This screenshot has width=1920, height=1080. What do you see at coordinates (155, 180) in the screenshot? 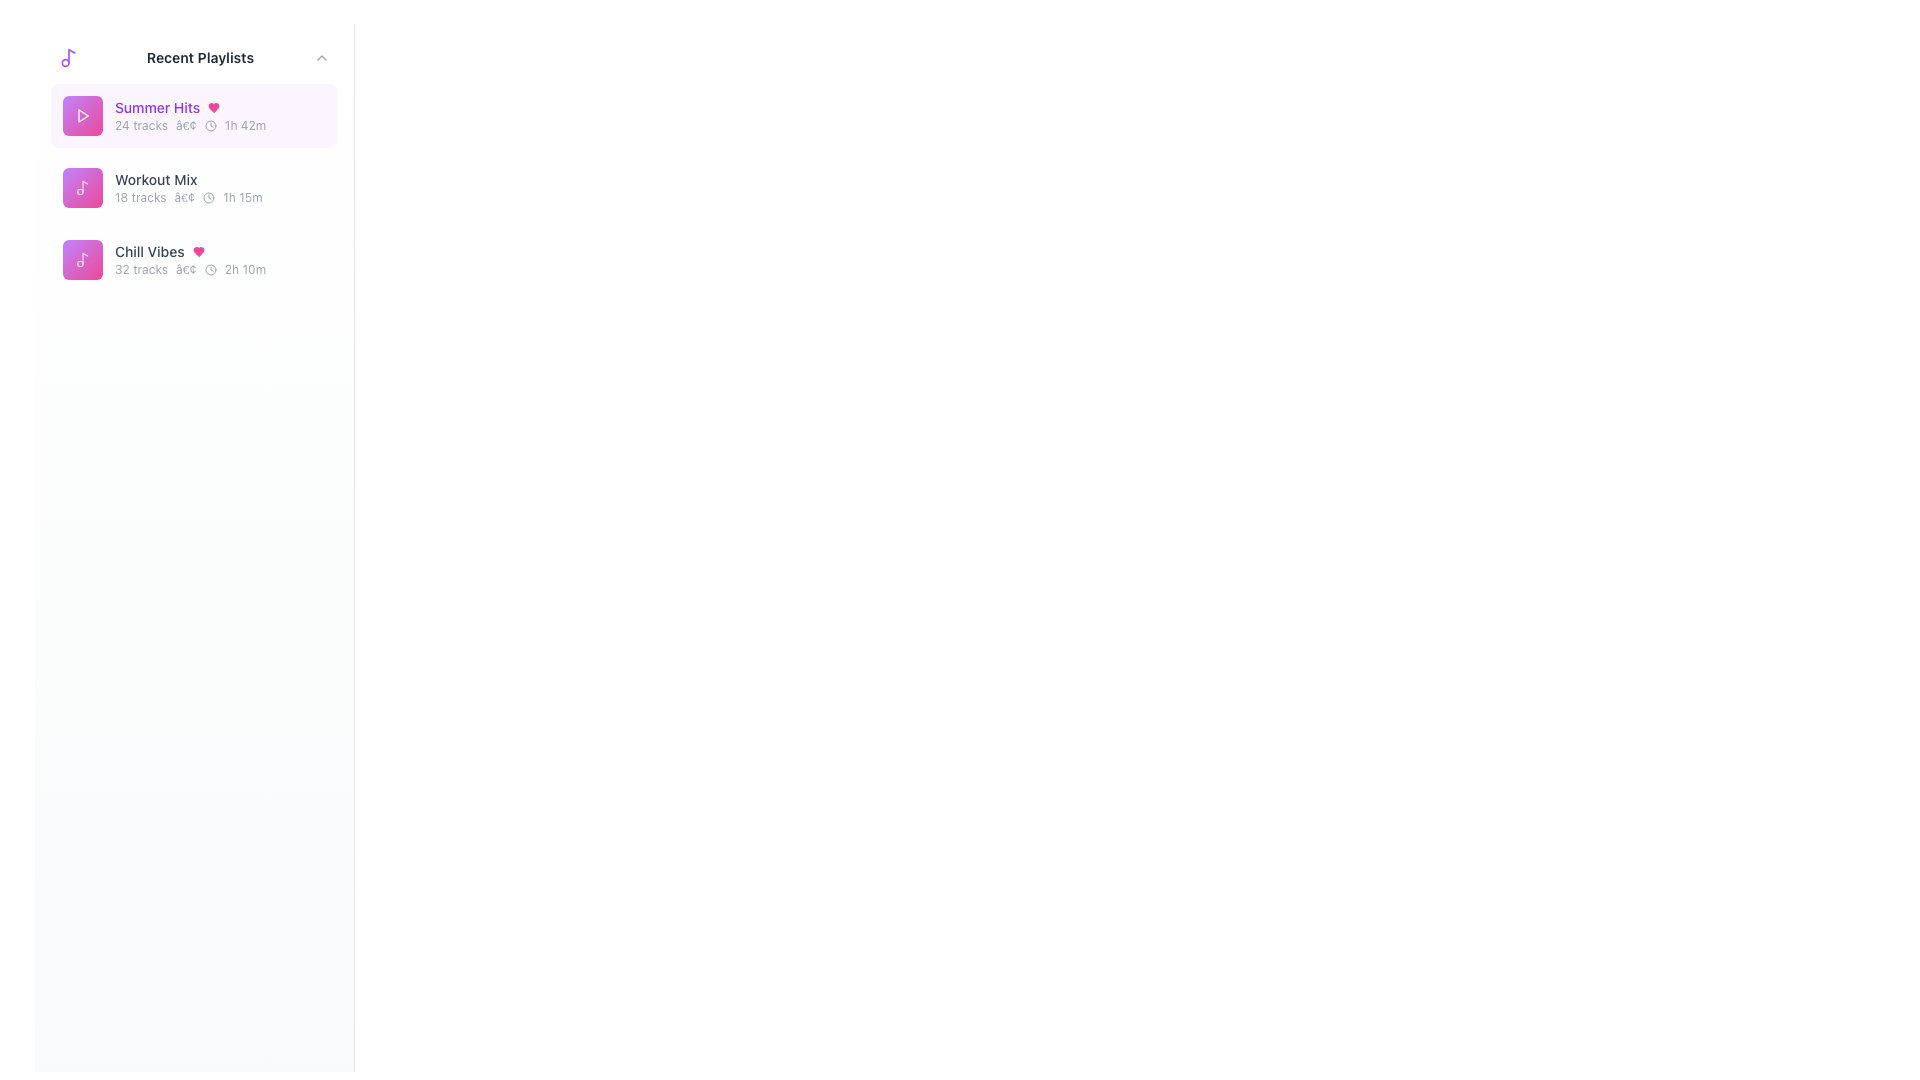
I see `text from the 'Workout Mix' label, which is the second entry in the 'Recent Playlists' section of the vertically arranged list` at bounding box center [155, 180].